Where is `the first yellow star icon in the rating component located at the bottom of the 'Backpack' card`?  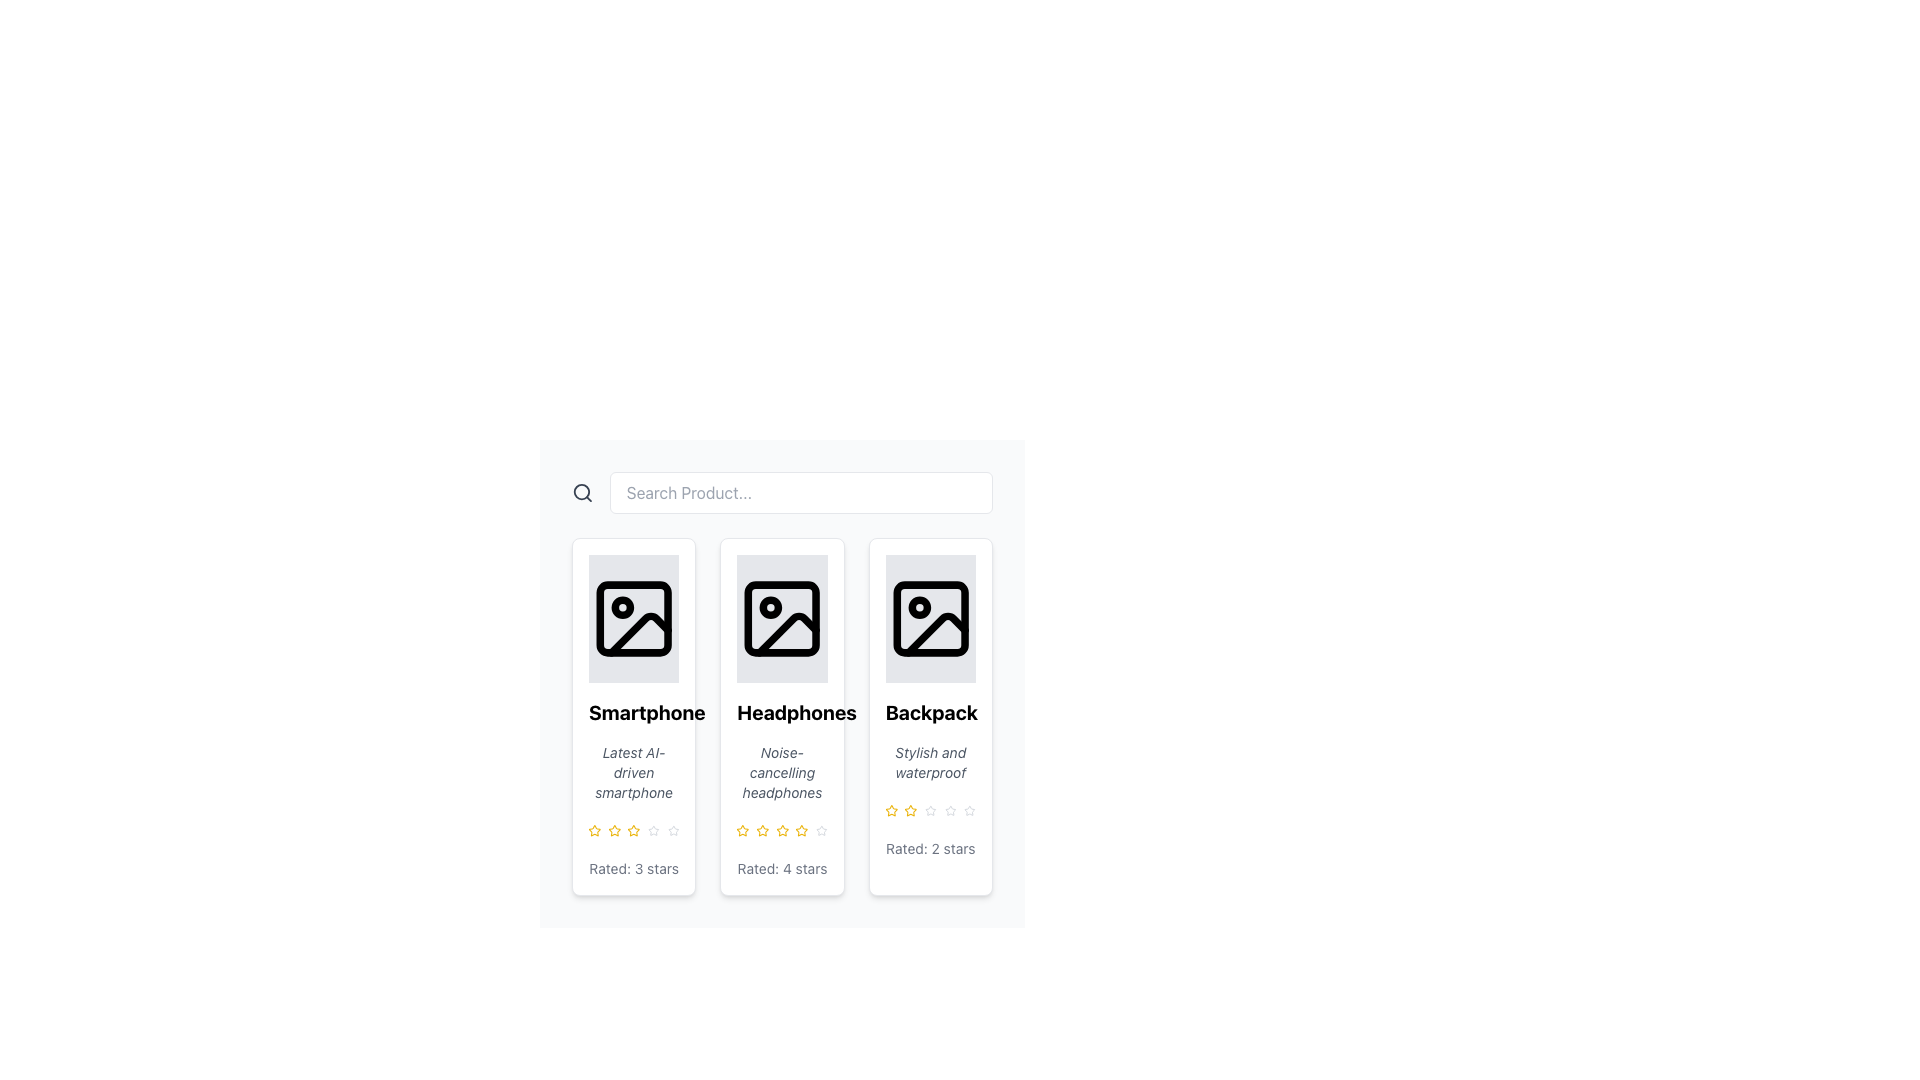 the first yellow star icon in the rating component located at the bottom of the 'Backpack' card is located at coordinates (910, 810).